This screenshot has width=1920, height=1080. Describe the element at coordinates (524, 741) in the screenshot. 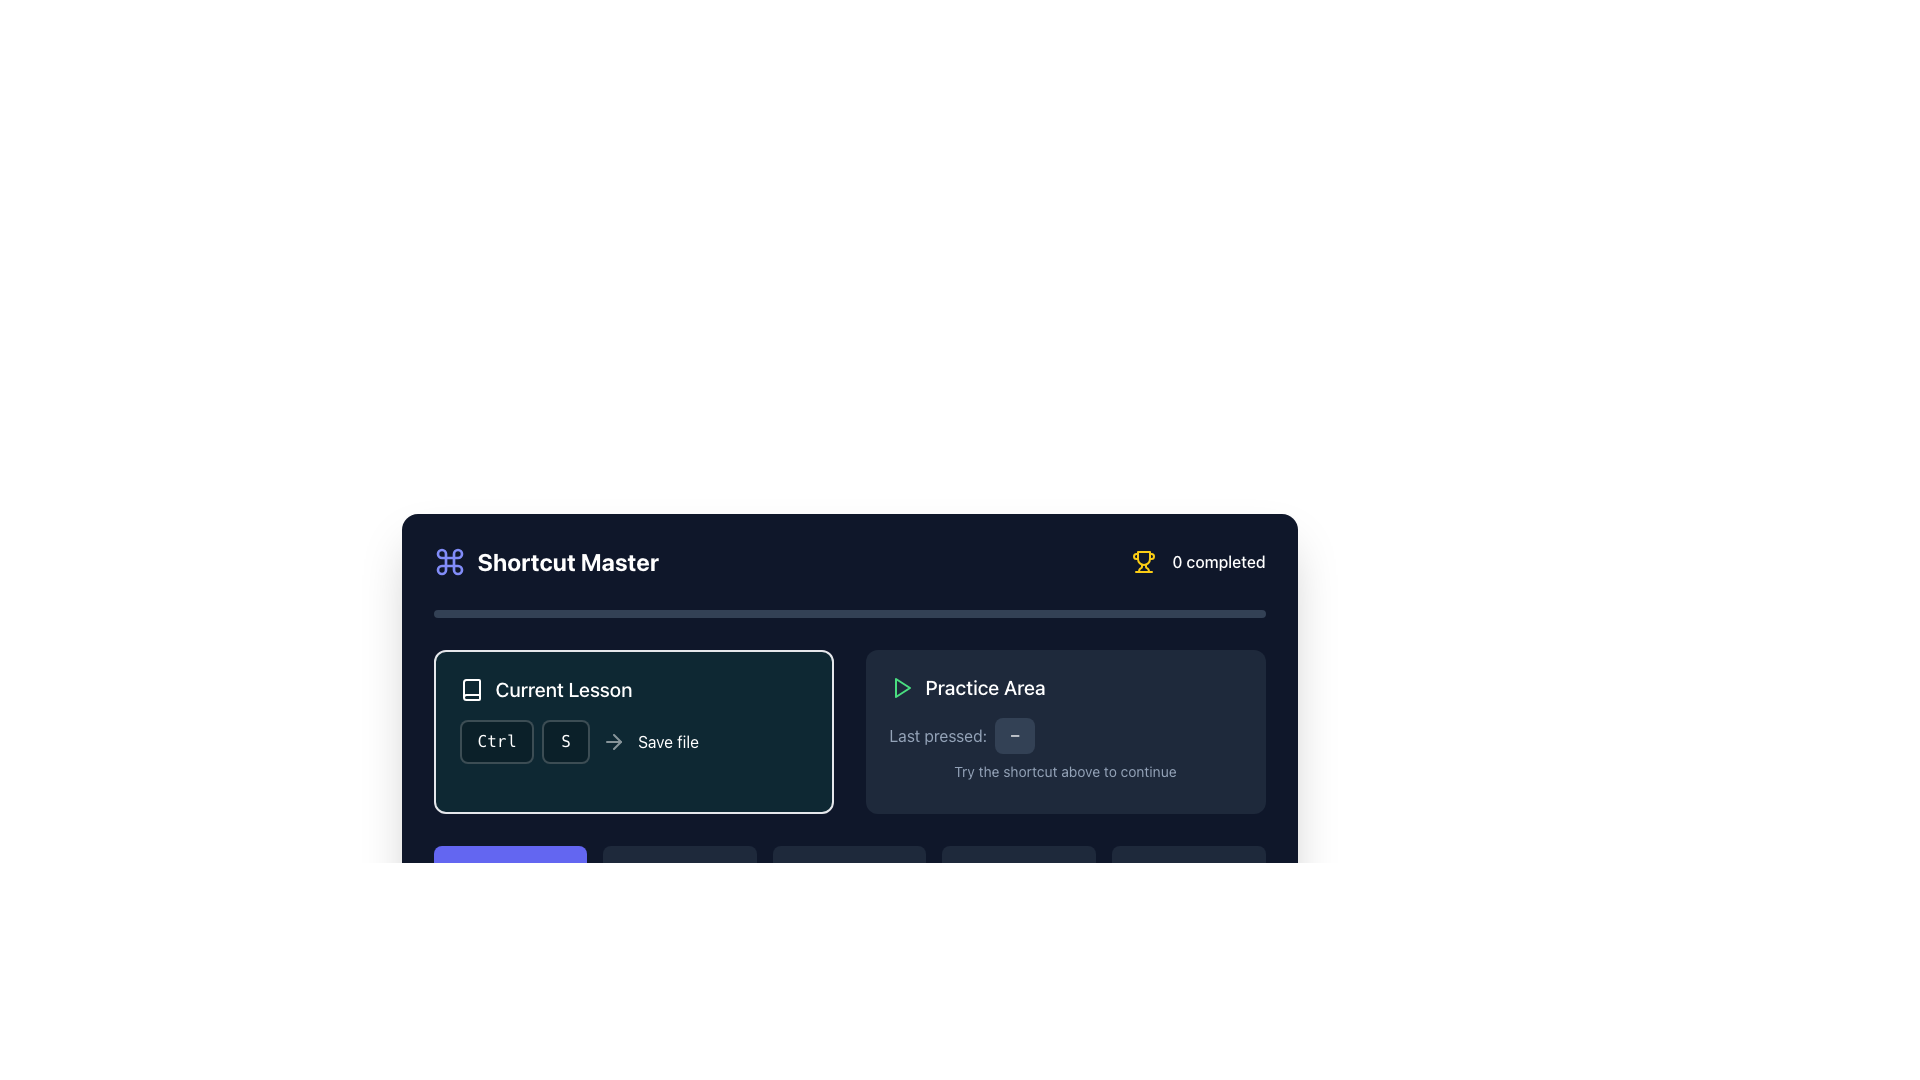

I see `text 'Ctrl S' from the compound text label styled to resemble keyboard keys, which is centrally located within the 'Current Lesson' card` at that location.